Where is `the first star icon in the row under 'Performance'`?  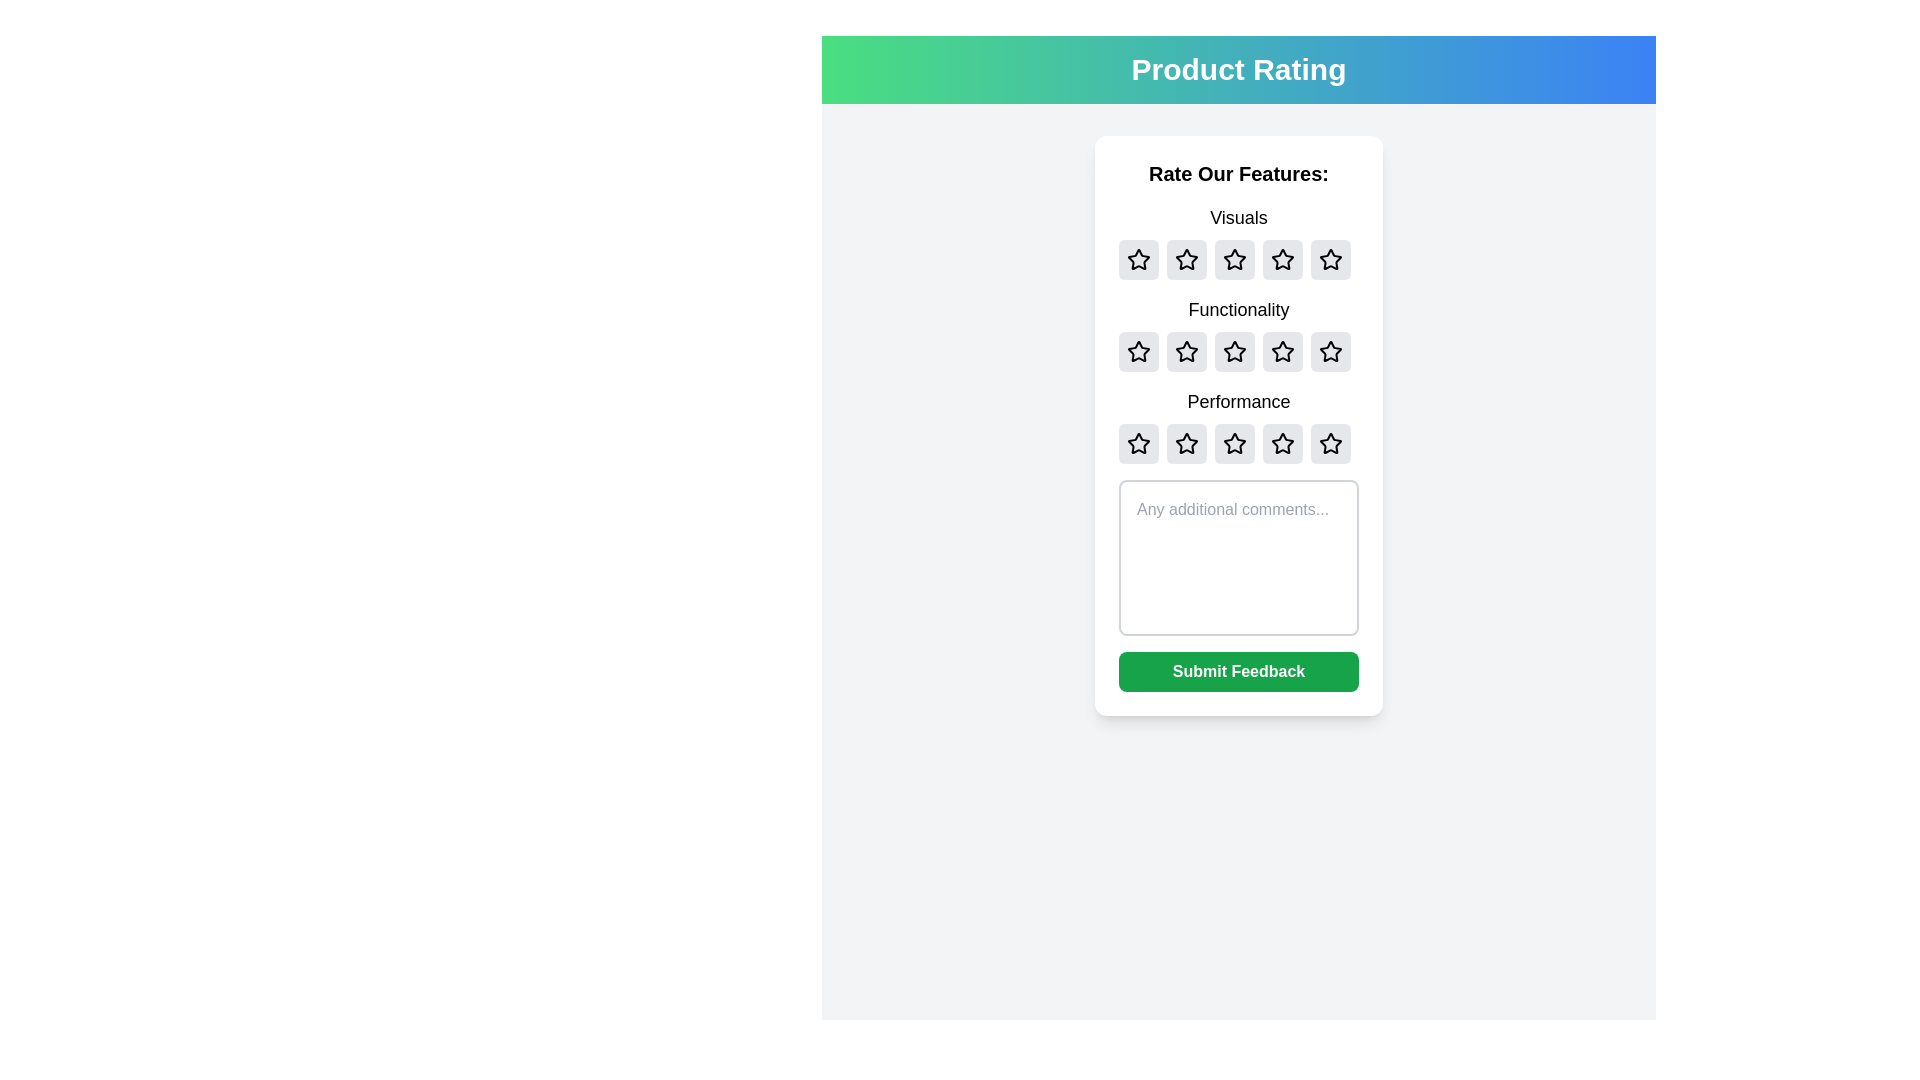 the first star icon in the row under 'Performance' is located at coordinates (1138, 442).